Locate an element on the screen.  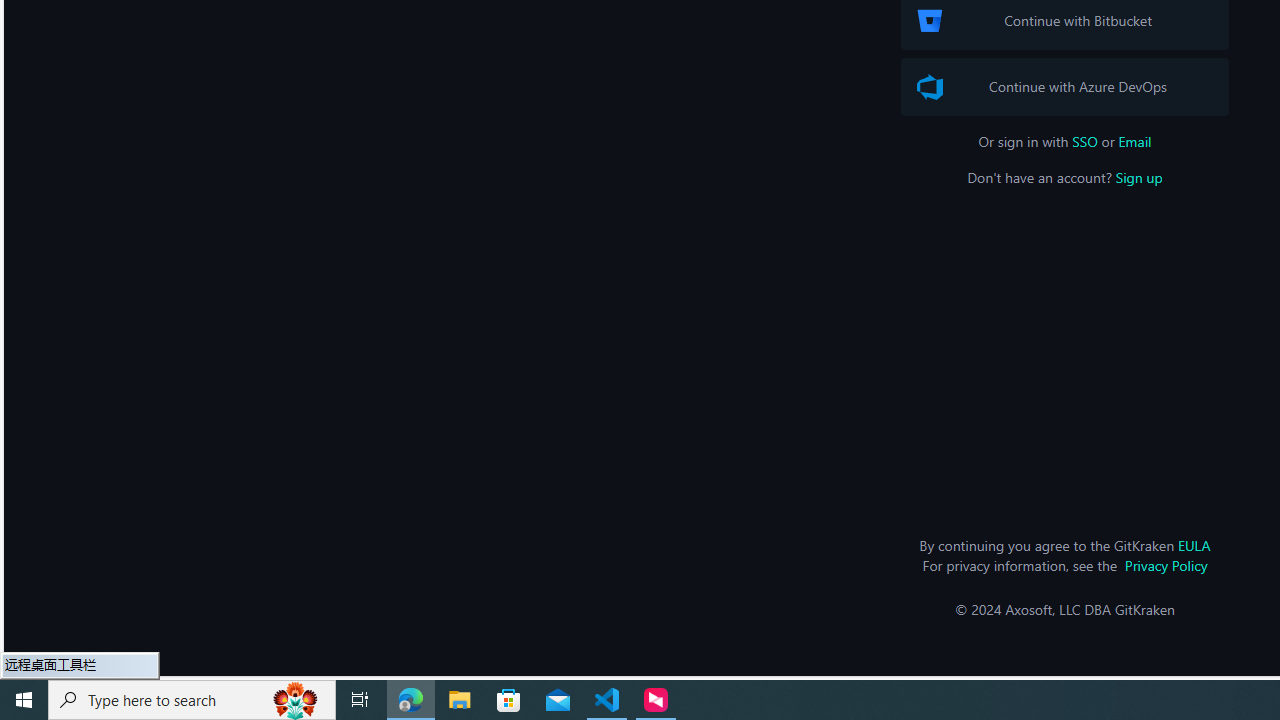
'EULA' is located at coordinates (1194, 545).